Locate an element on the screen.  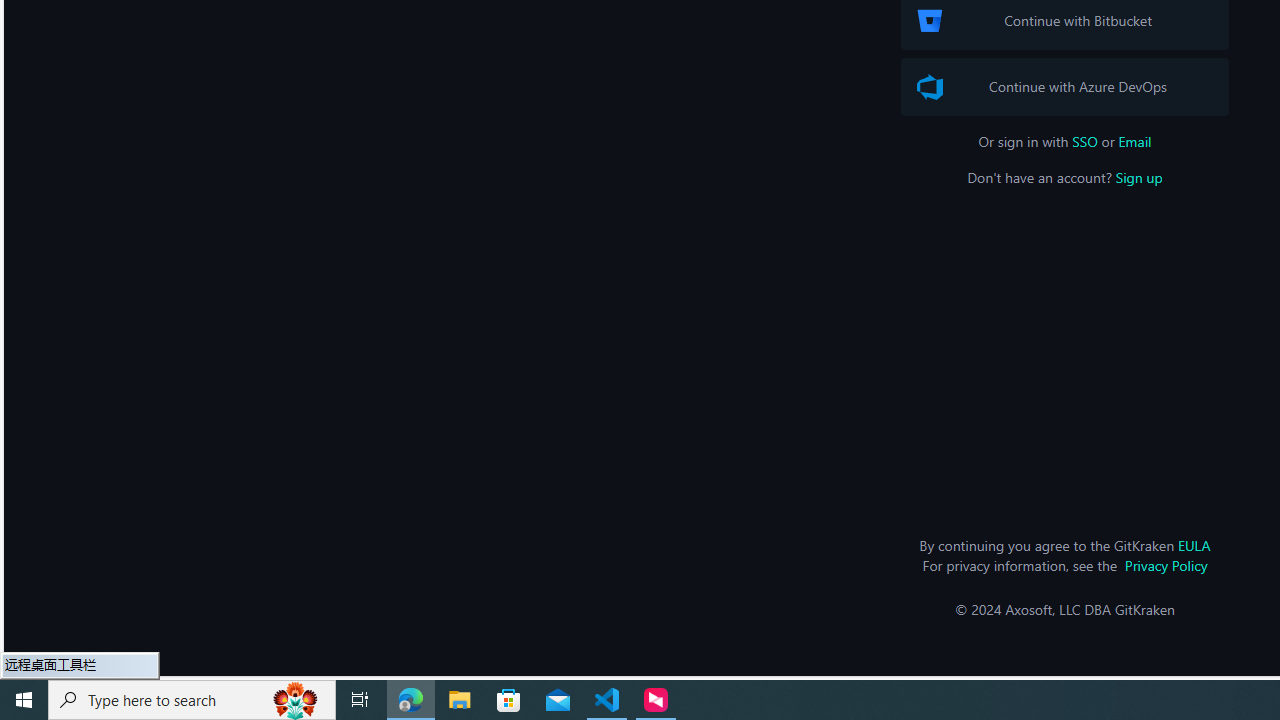
'EULA' is located at coordinates (1194, 545).